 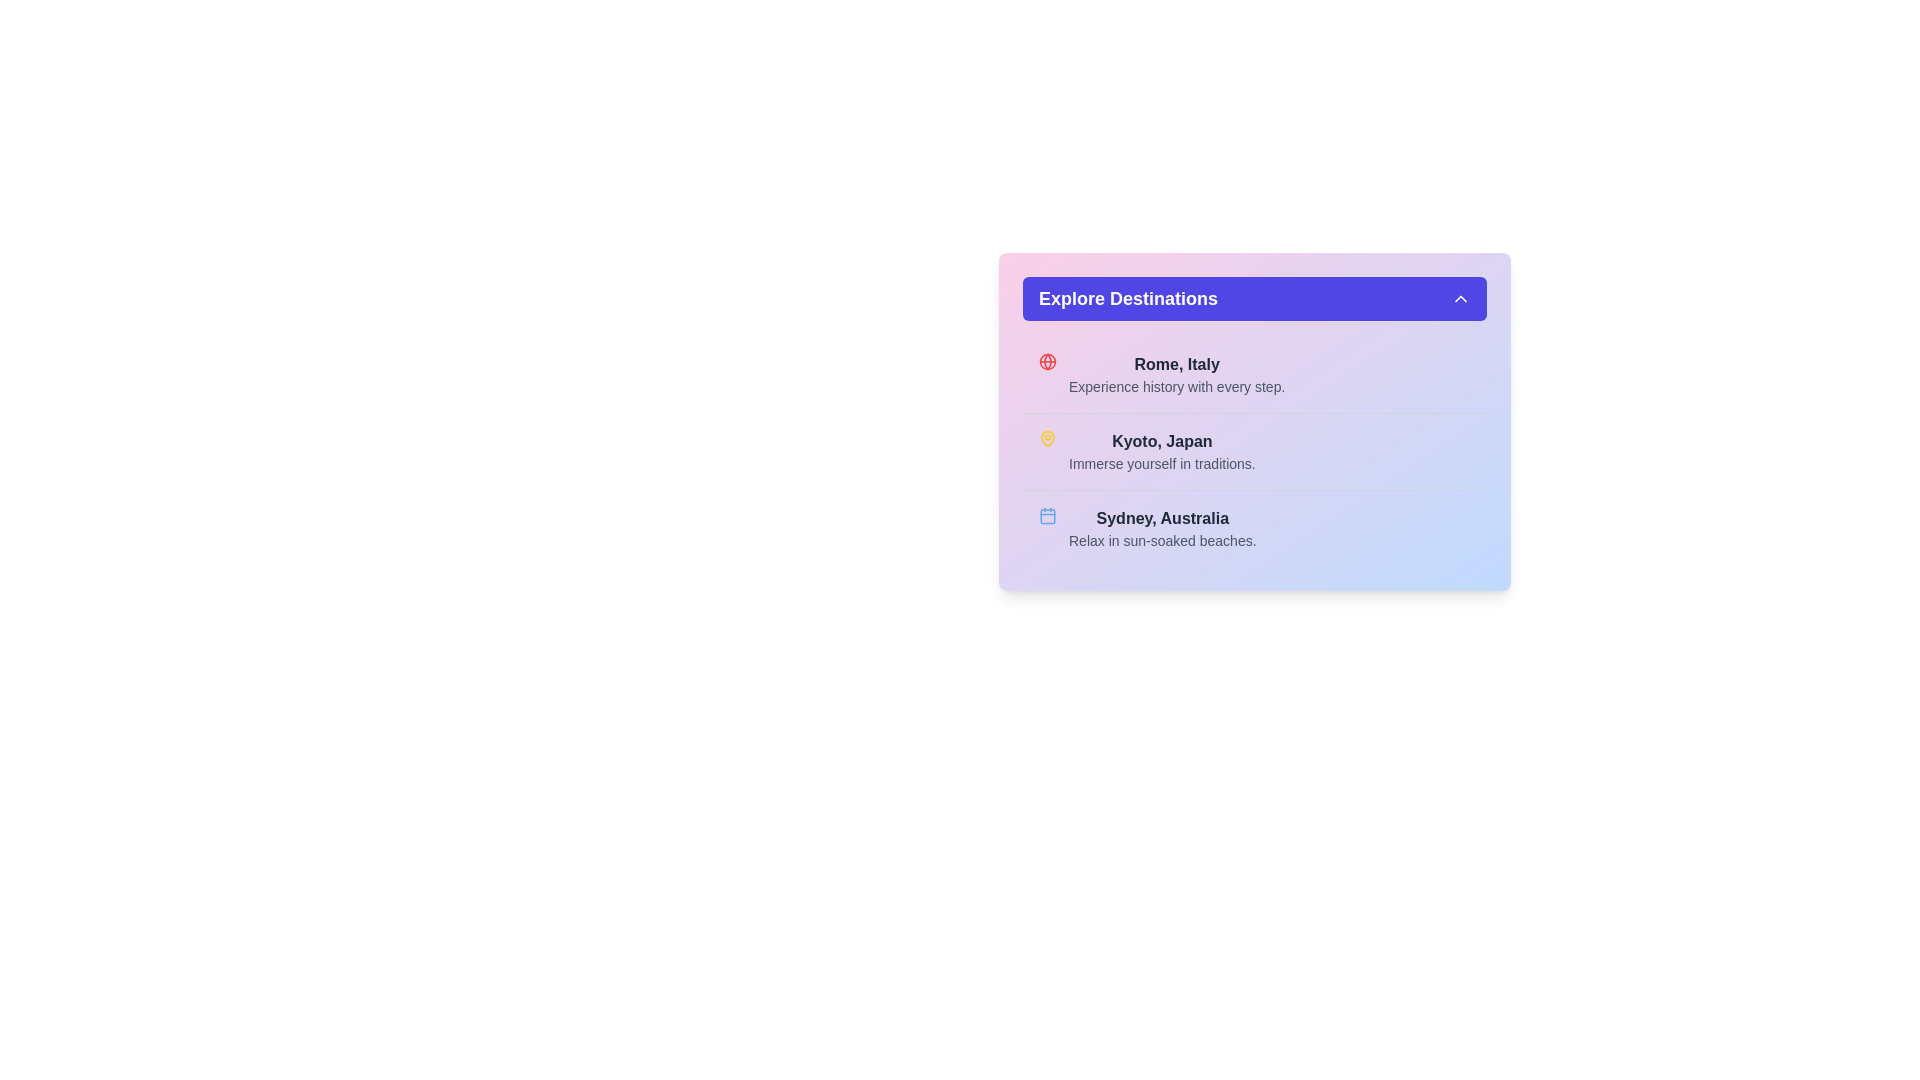 I want to click on the yellow map pin icon located to the left of the text 'Kyoto, Japan' in the second entry of the destination list, so click(x=1046, y=451).